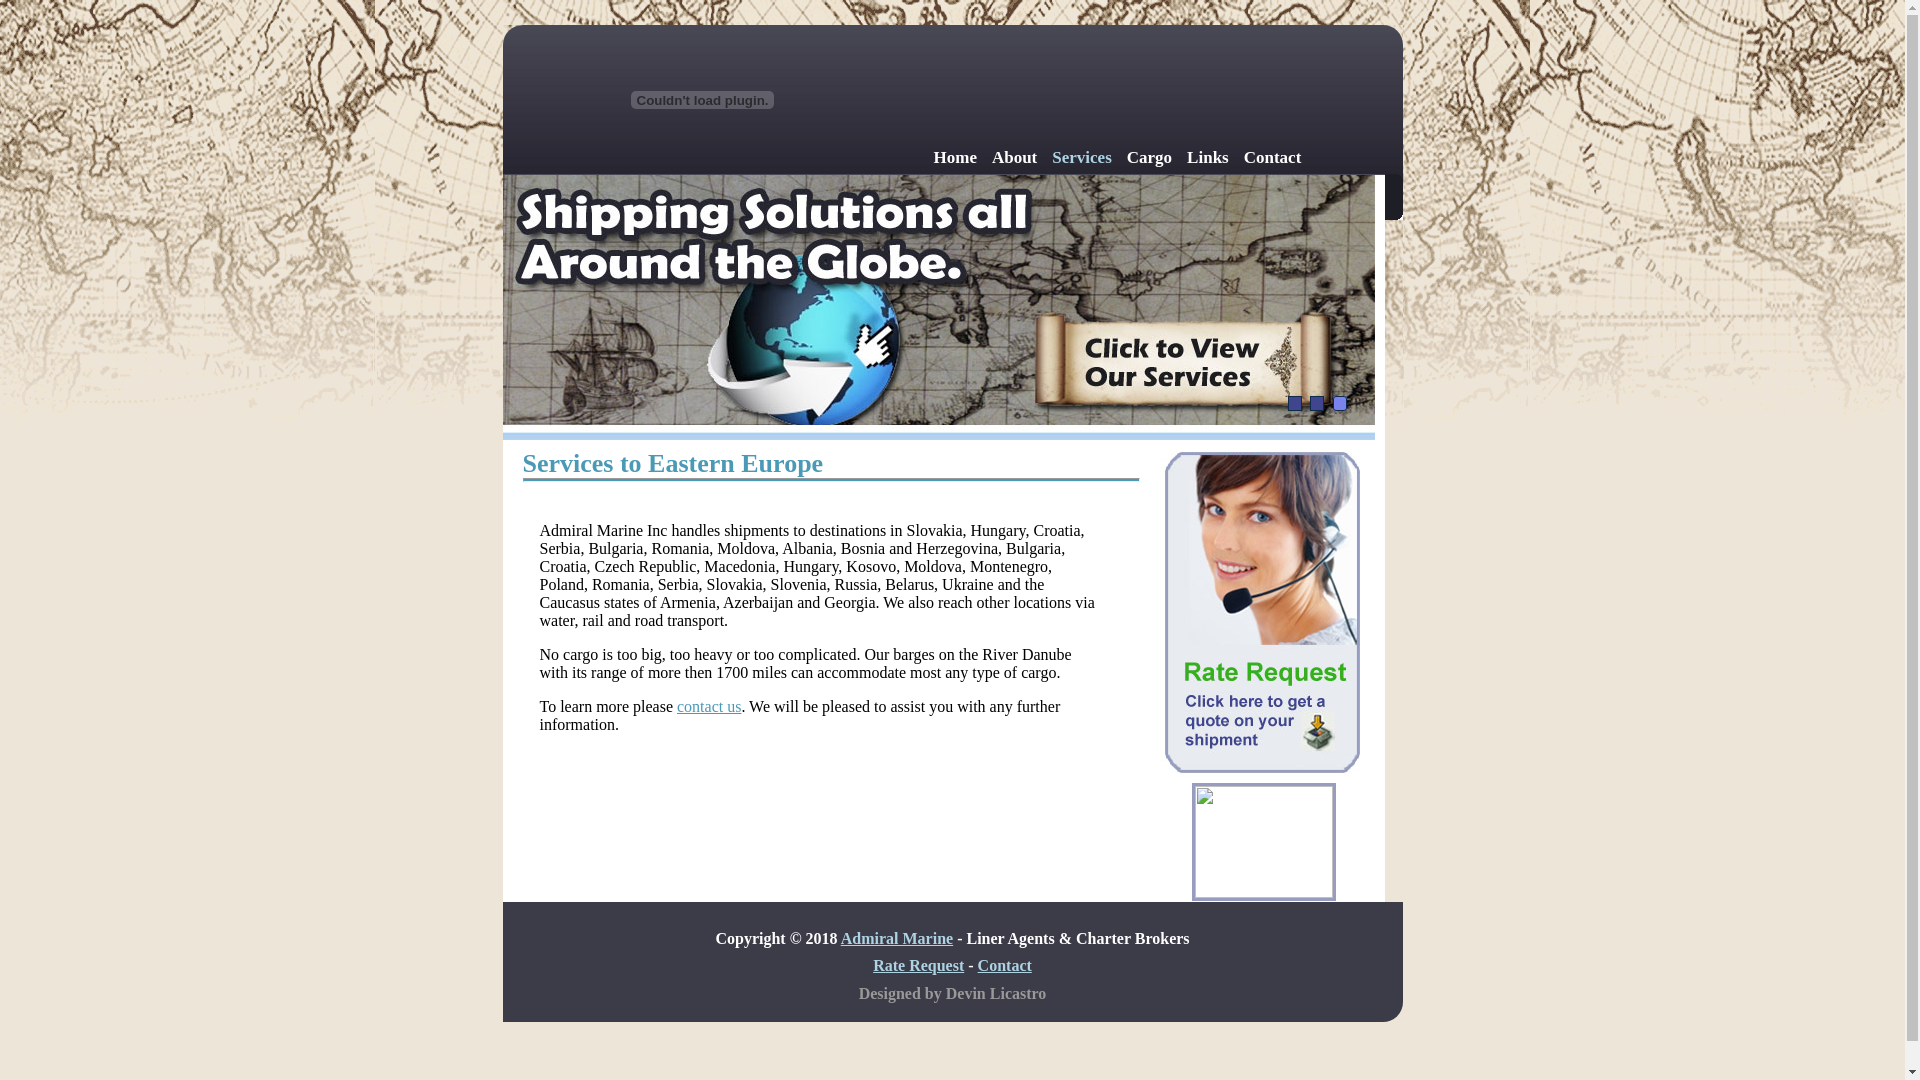 The height and width of the screenshot is (1080, 1920). What do you see at coordinates (1242, 156) in the screenshot?
I see `'Contact'` at bounding box center [1242, 156].